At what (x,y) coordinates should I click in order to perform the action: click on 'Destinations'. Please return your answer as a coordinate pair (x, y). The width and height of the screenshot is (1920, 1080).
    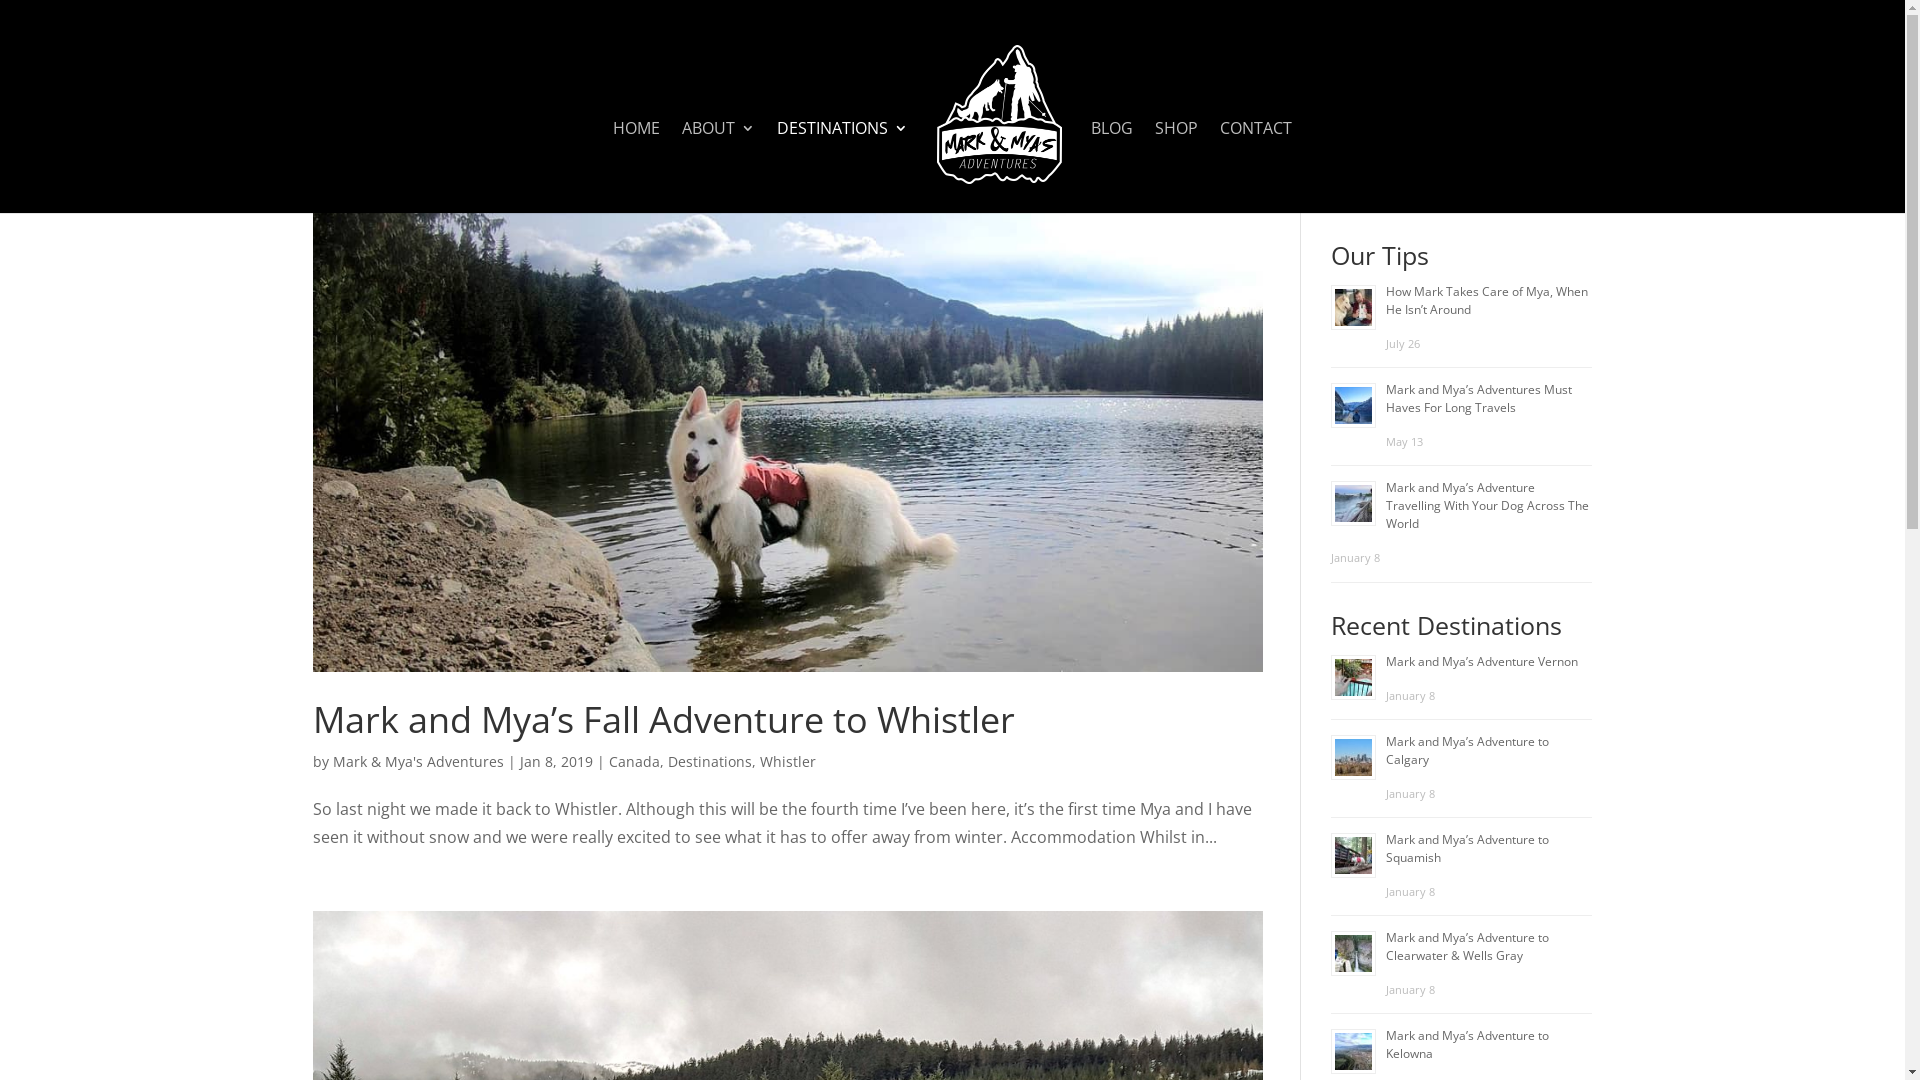
    Looking at the image, I should click on (710, 761).